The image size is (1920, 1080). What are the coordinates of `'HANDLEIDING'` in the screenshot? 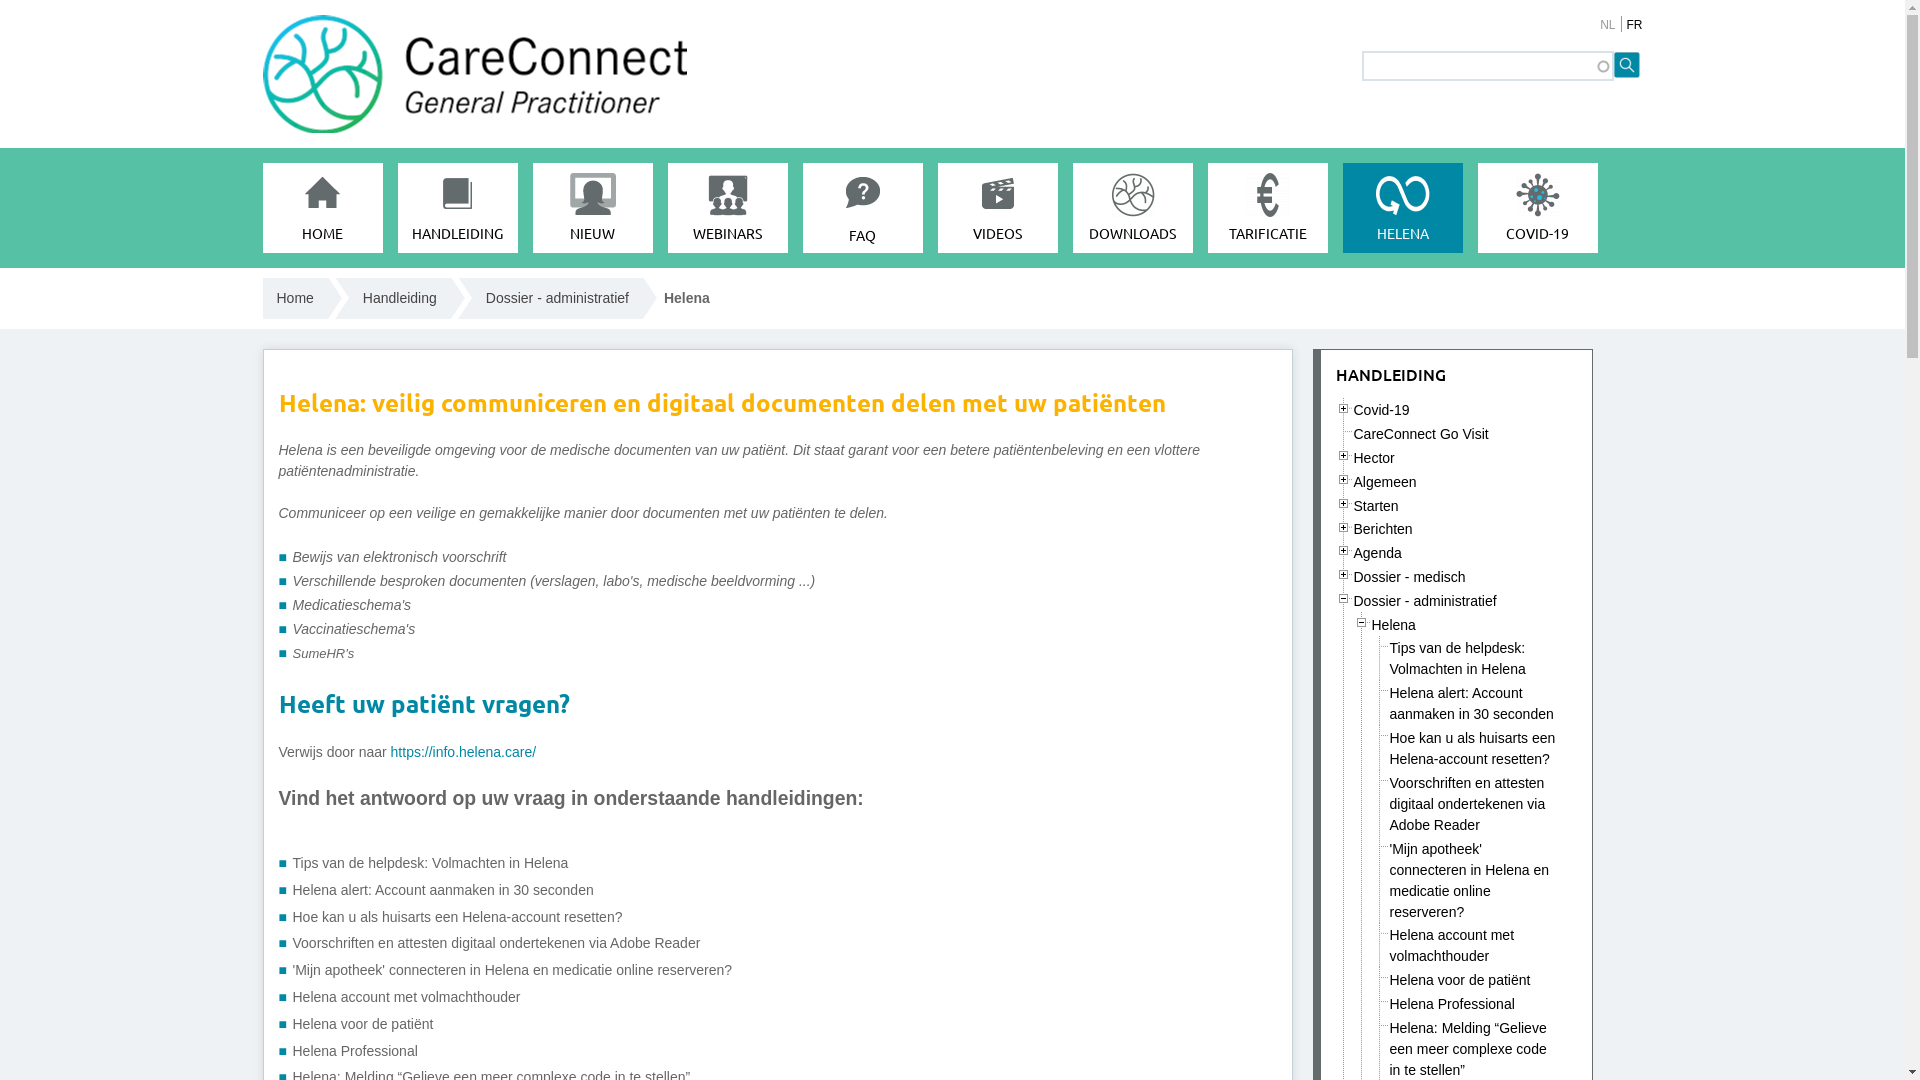 It's located at (1390, 374).